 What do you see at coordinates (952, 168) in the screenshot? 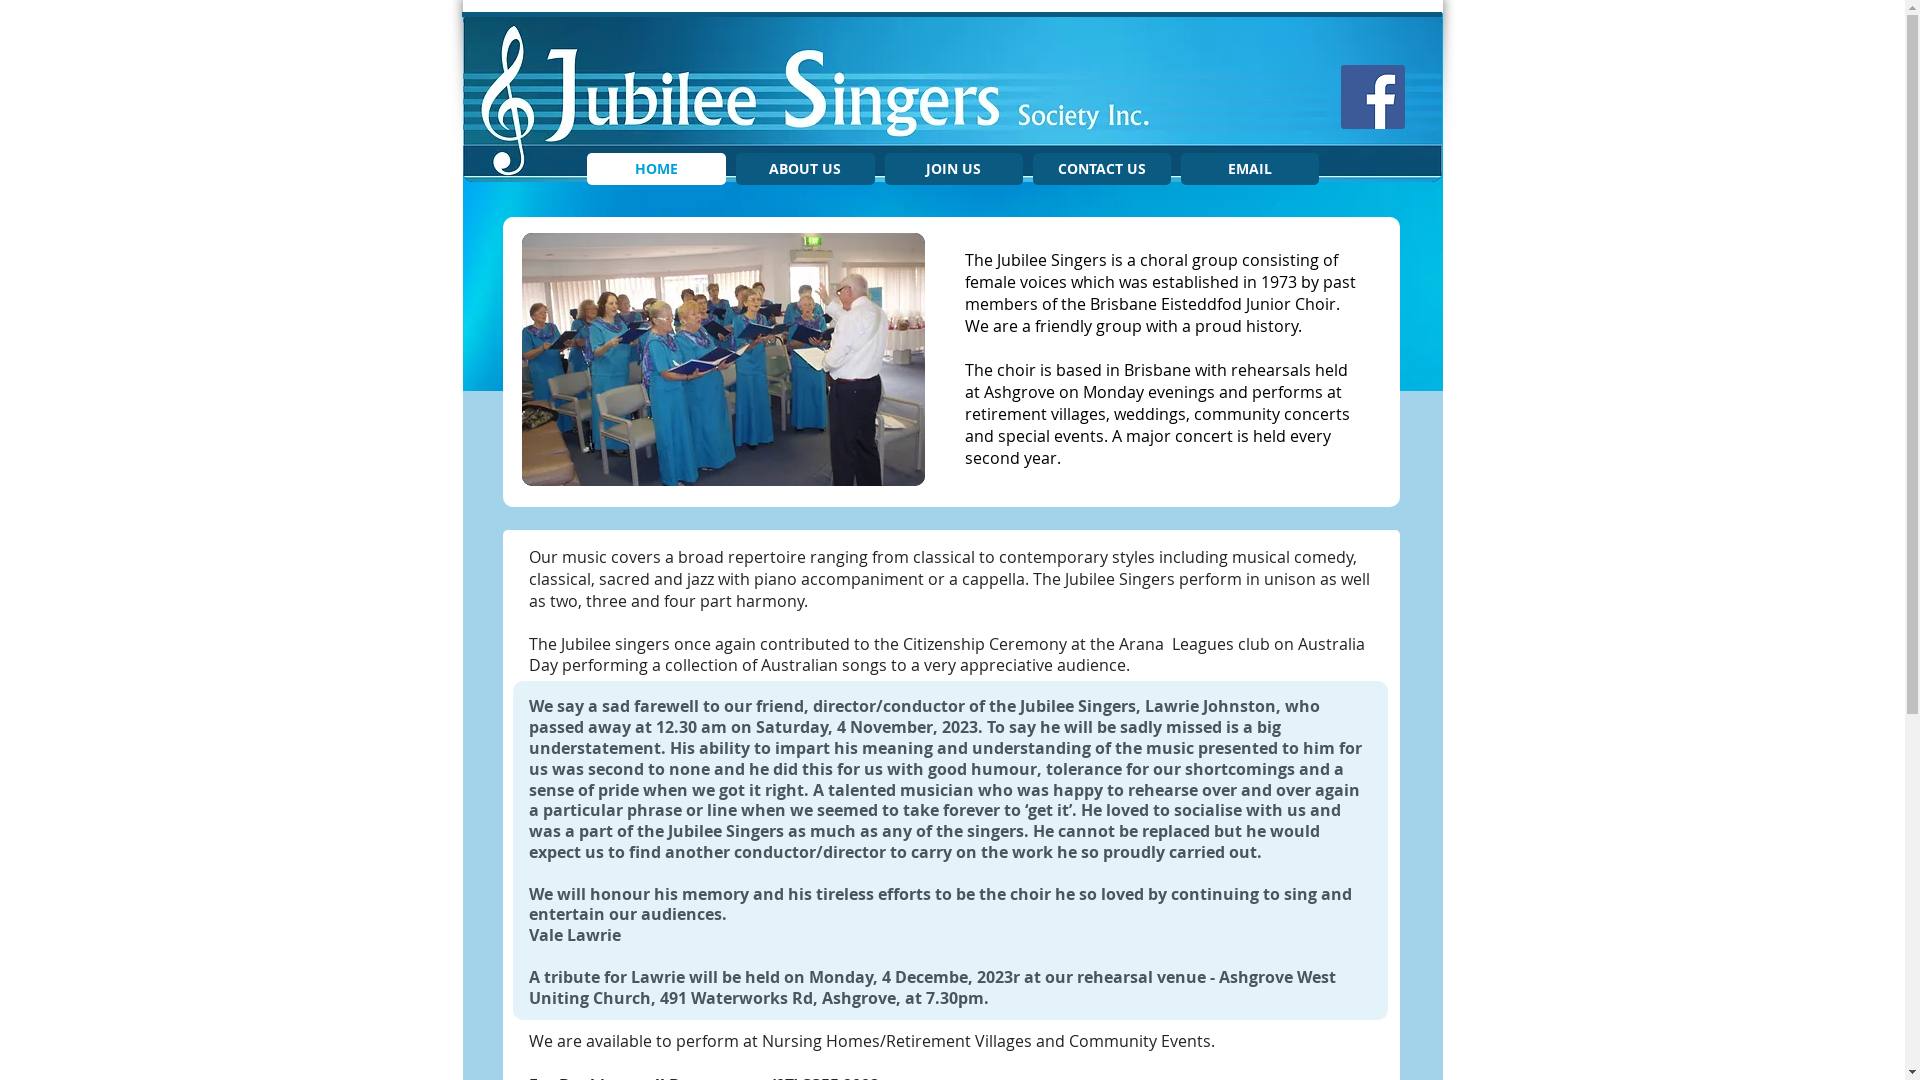
I see `'JOIN US'` at bounding box center [952, 168].